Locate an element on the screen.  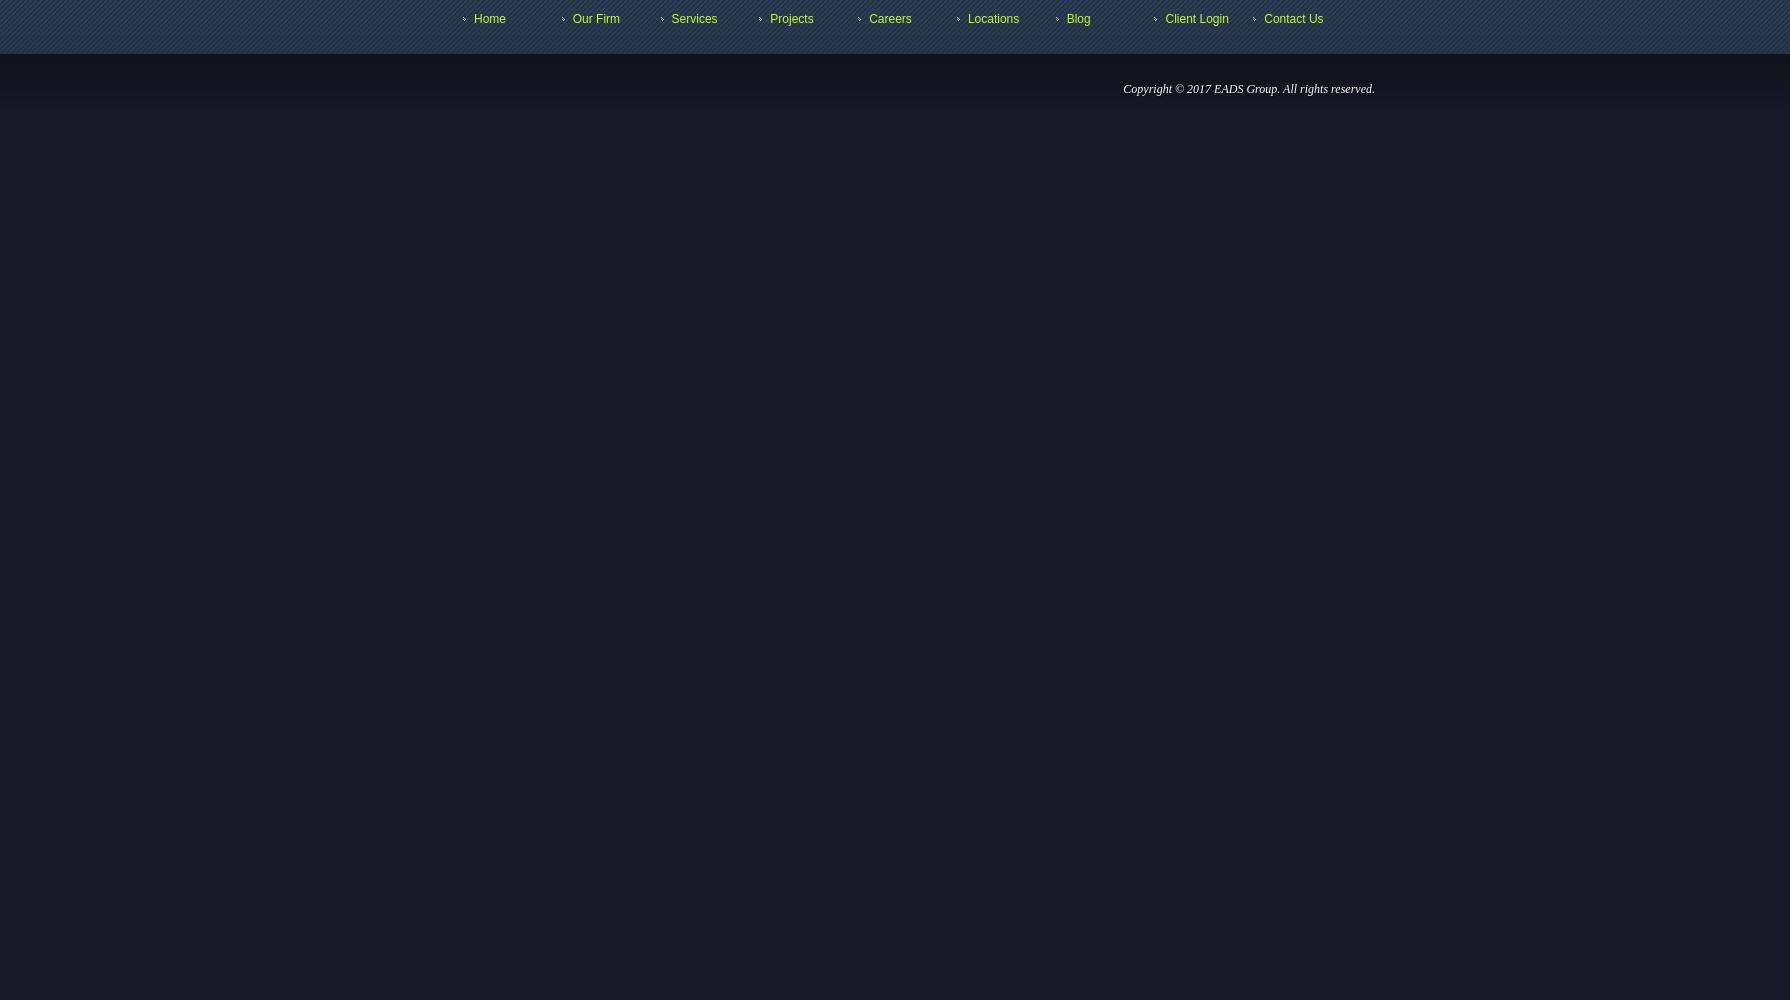
'Copyright © 2017 EADS Group. All rights reserved.' is located at coordinates (1249, 88).